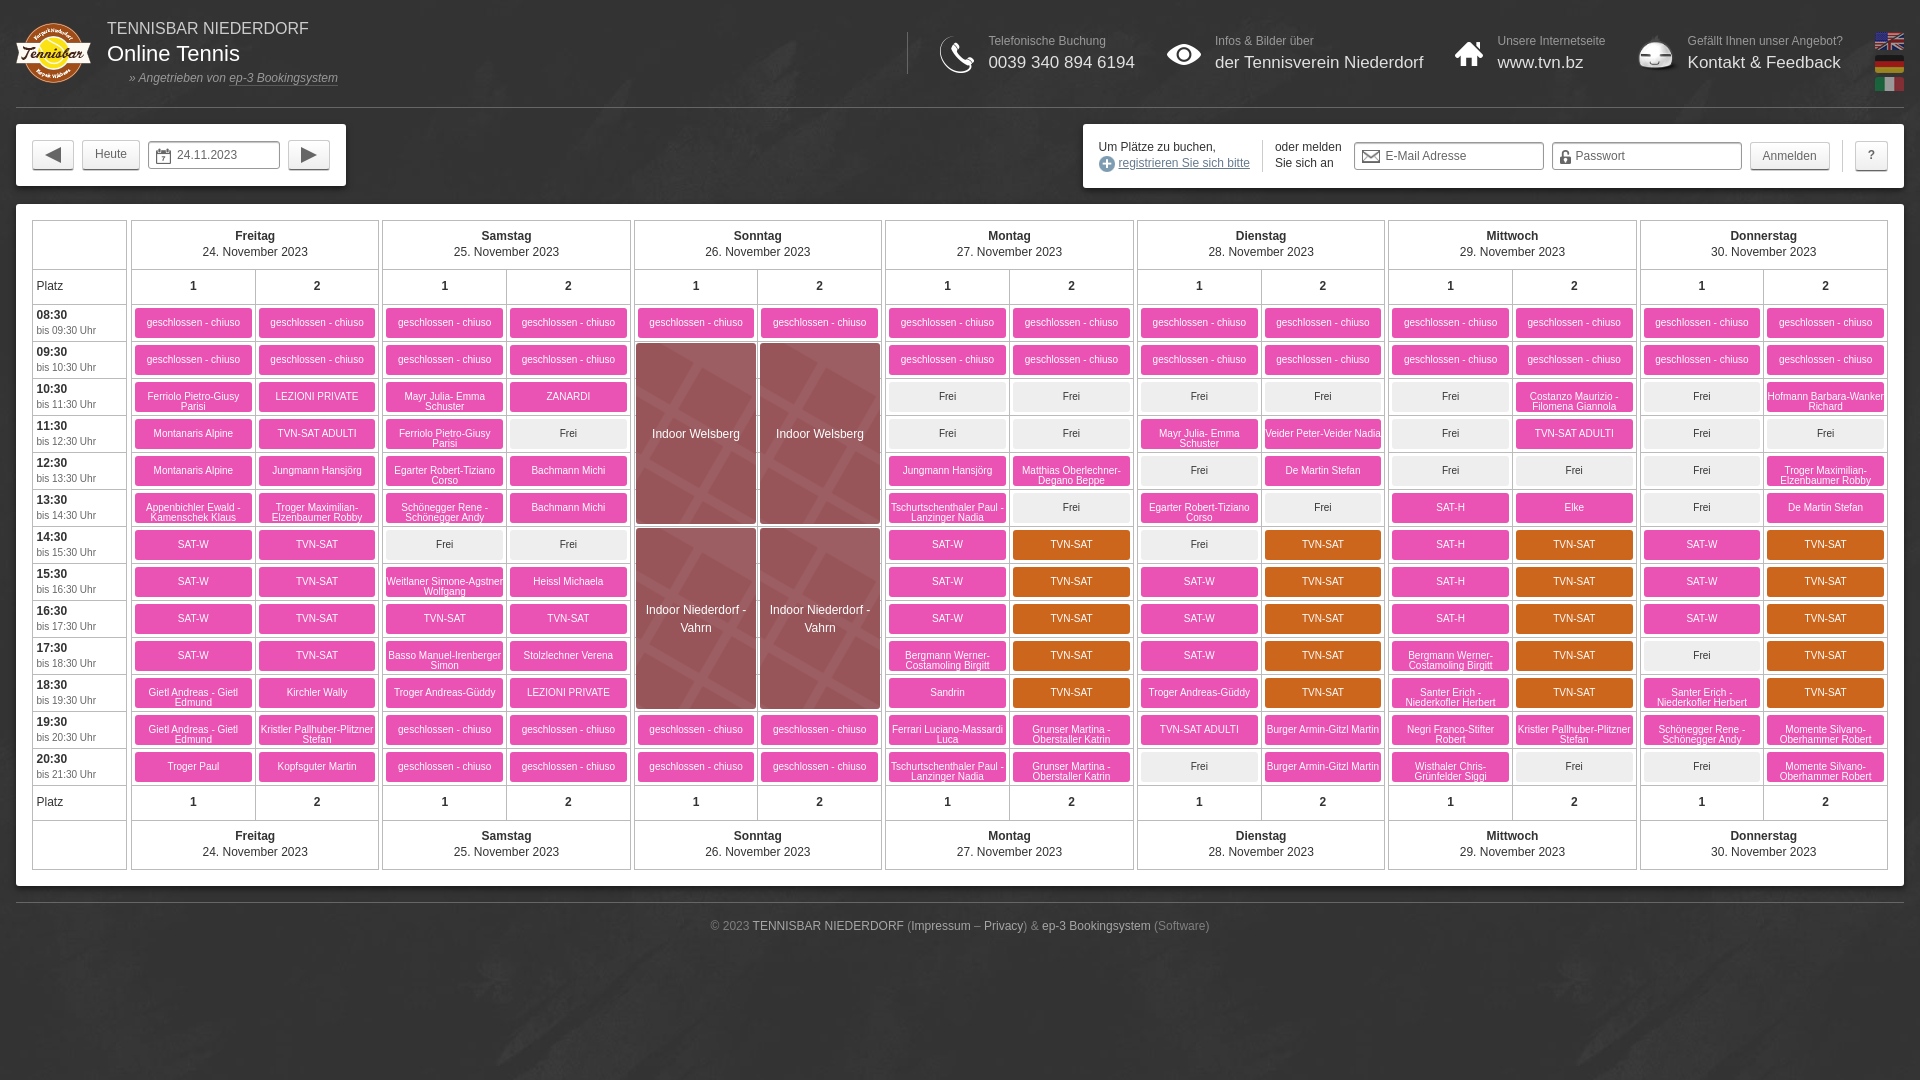  I want to click on 'Frei', so click(946, 397).